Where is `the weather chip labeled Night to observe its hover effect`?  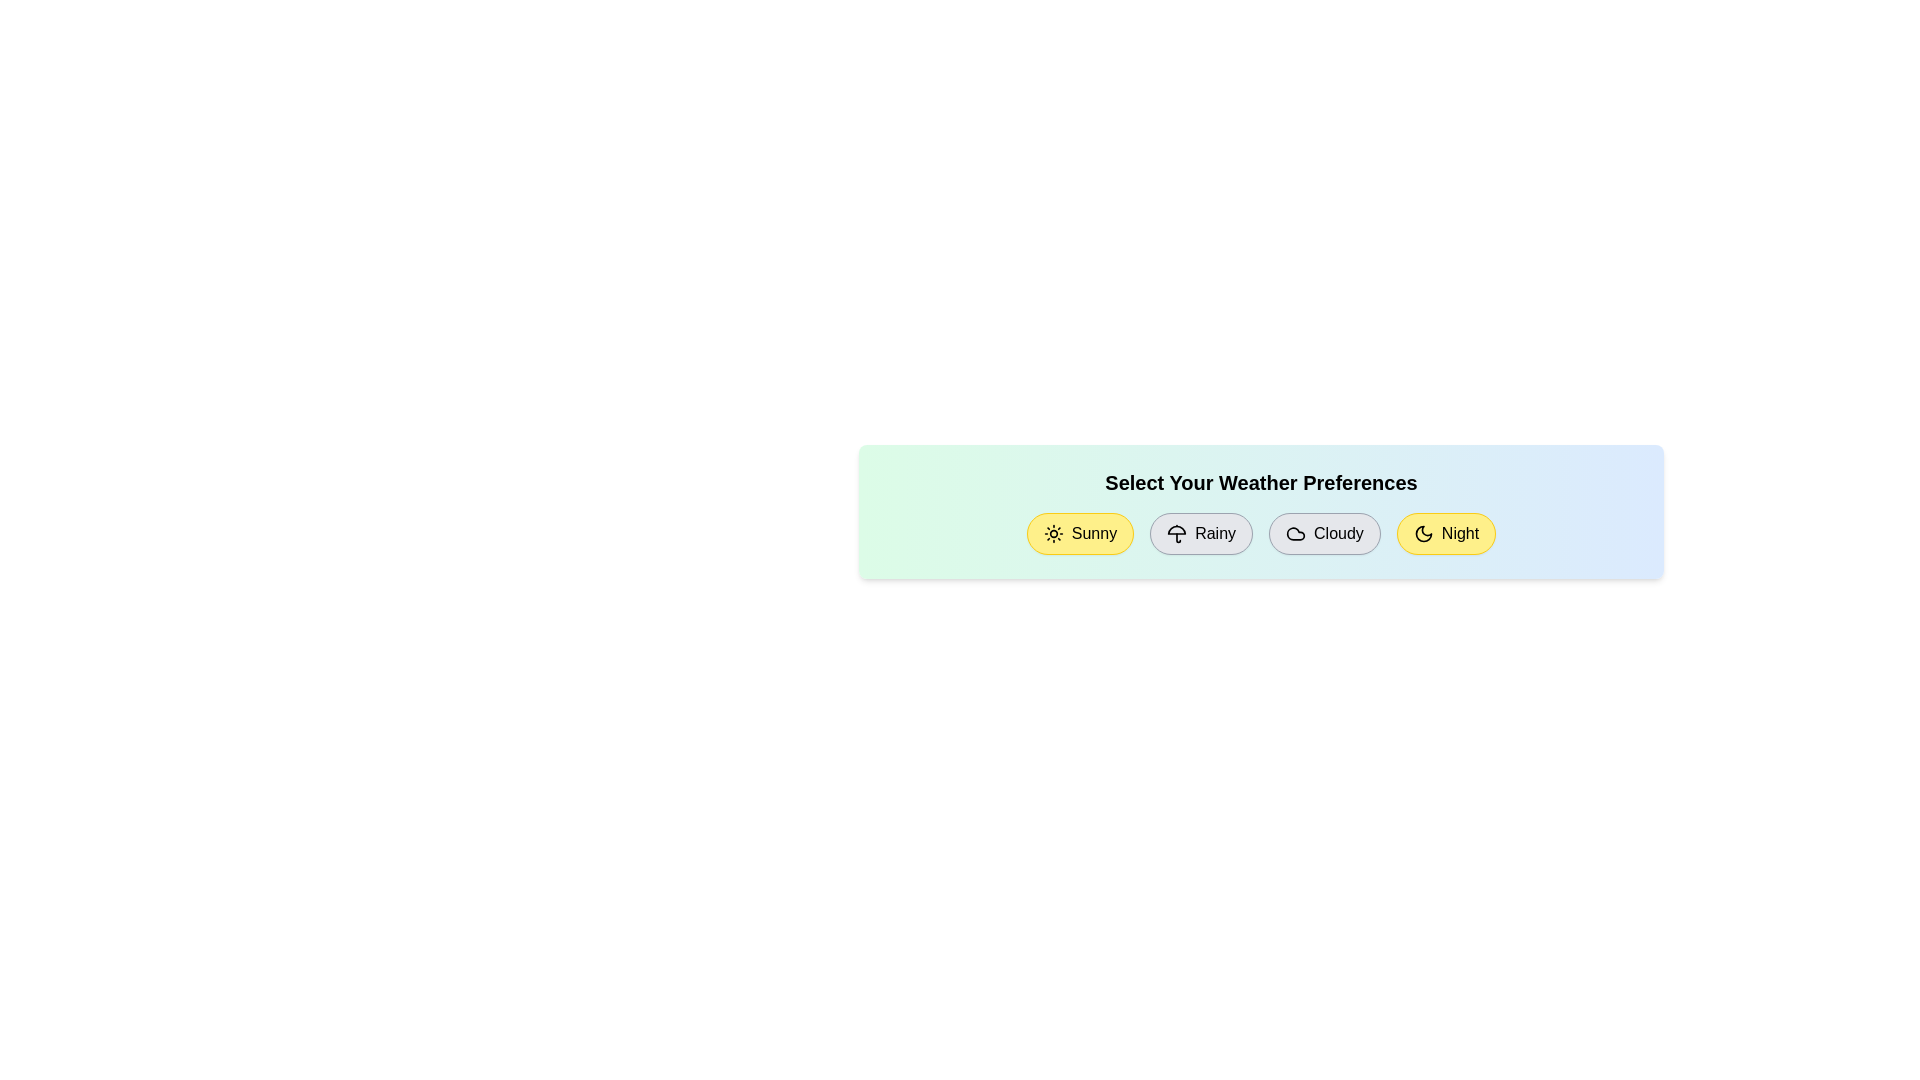
the weather chip labeled Night to observe its hover effect is located at coordinates (1446, 532).